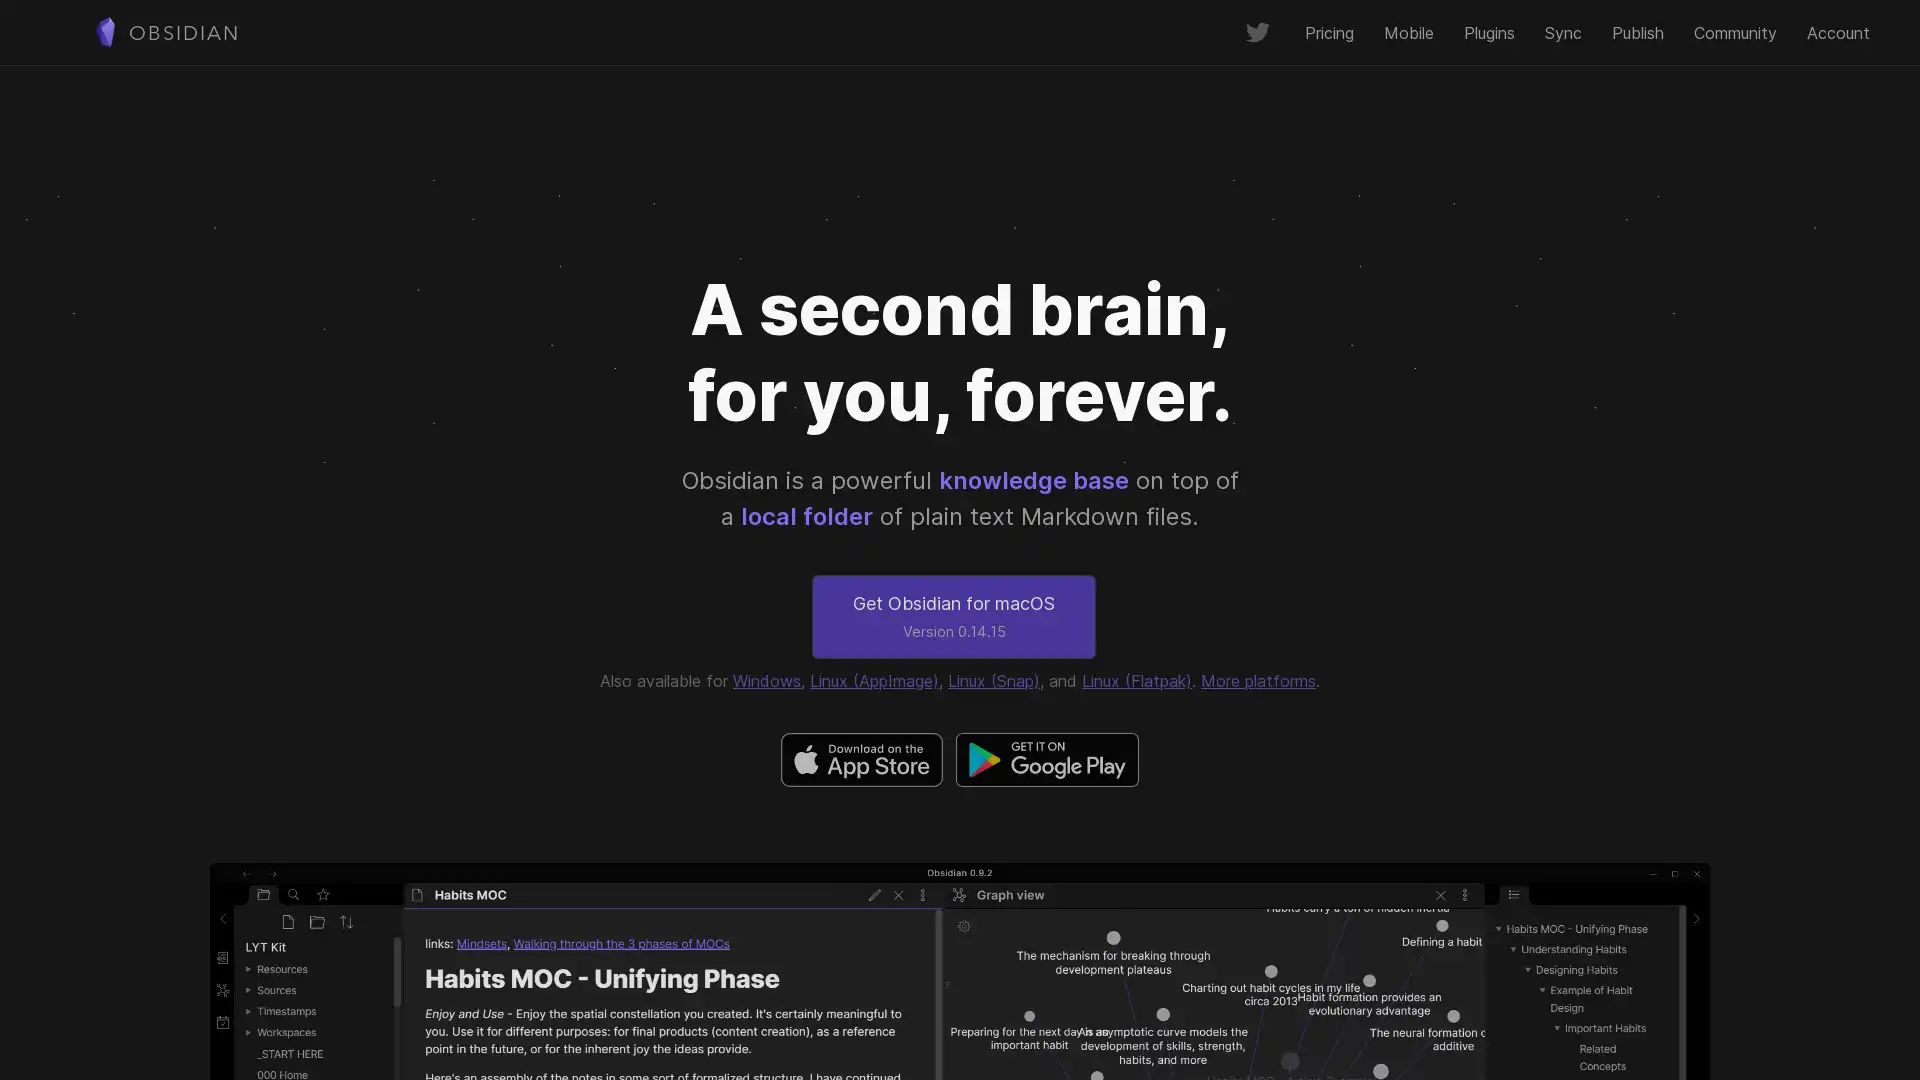 The image size is (1920, 1080). Describe the element at coordinates (953, 615) in the screenshot. I see `Get Obsidian for macOS Version 0.14.15` at that location.